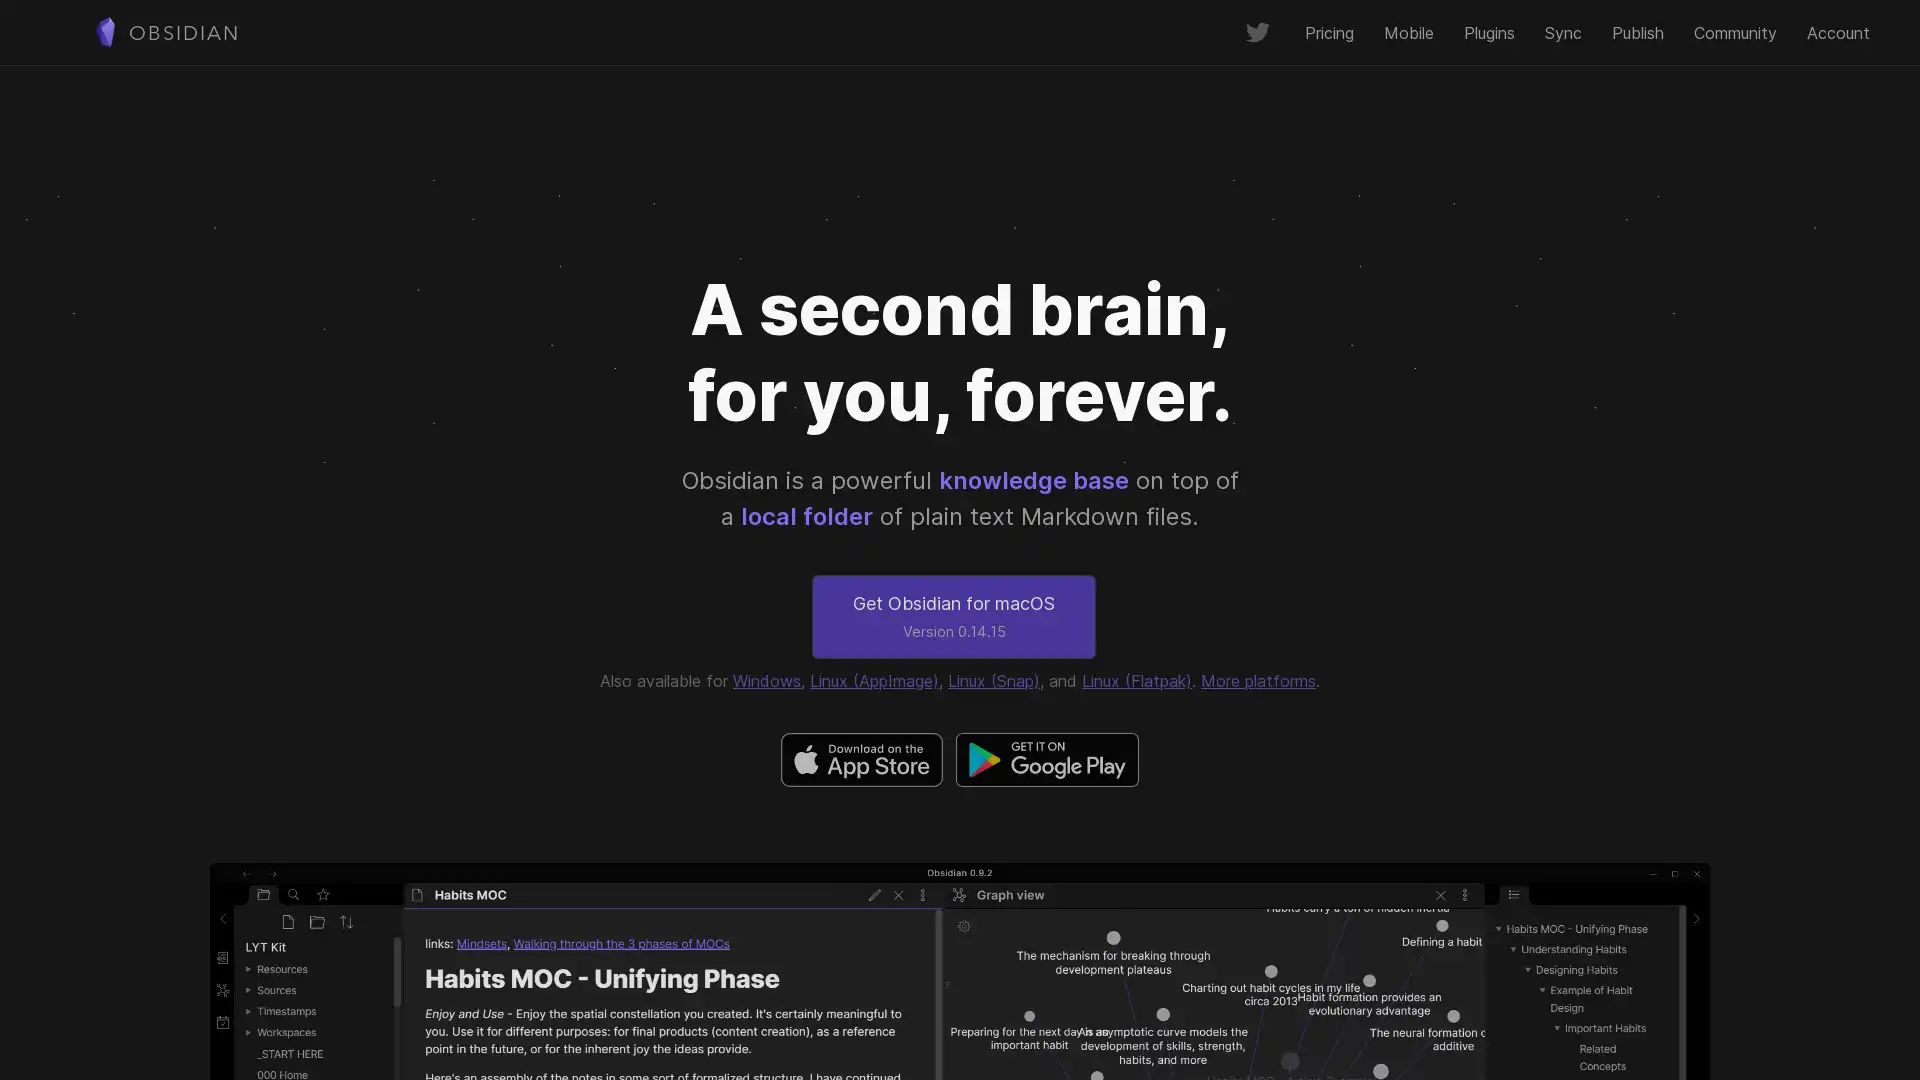 The image size is (1920, 1080). Describe the element at coordinates (953, 615) in the screenshot. I see `Get Obsidian for macOS Version 0.14.15` at that location.